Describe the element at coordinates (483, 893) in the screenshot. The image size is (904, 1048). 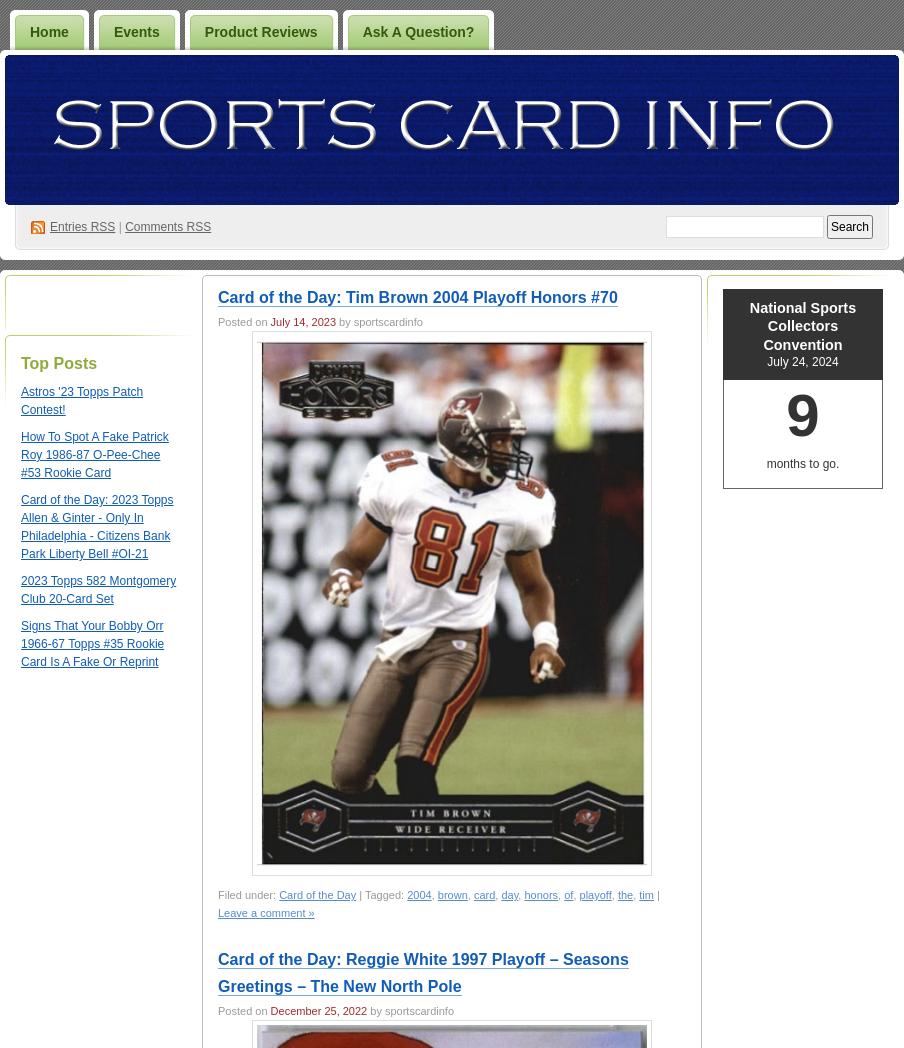
I see `'card'` at that location.